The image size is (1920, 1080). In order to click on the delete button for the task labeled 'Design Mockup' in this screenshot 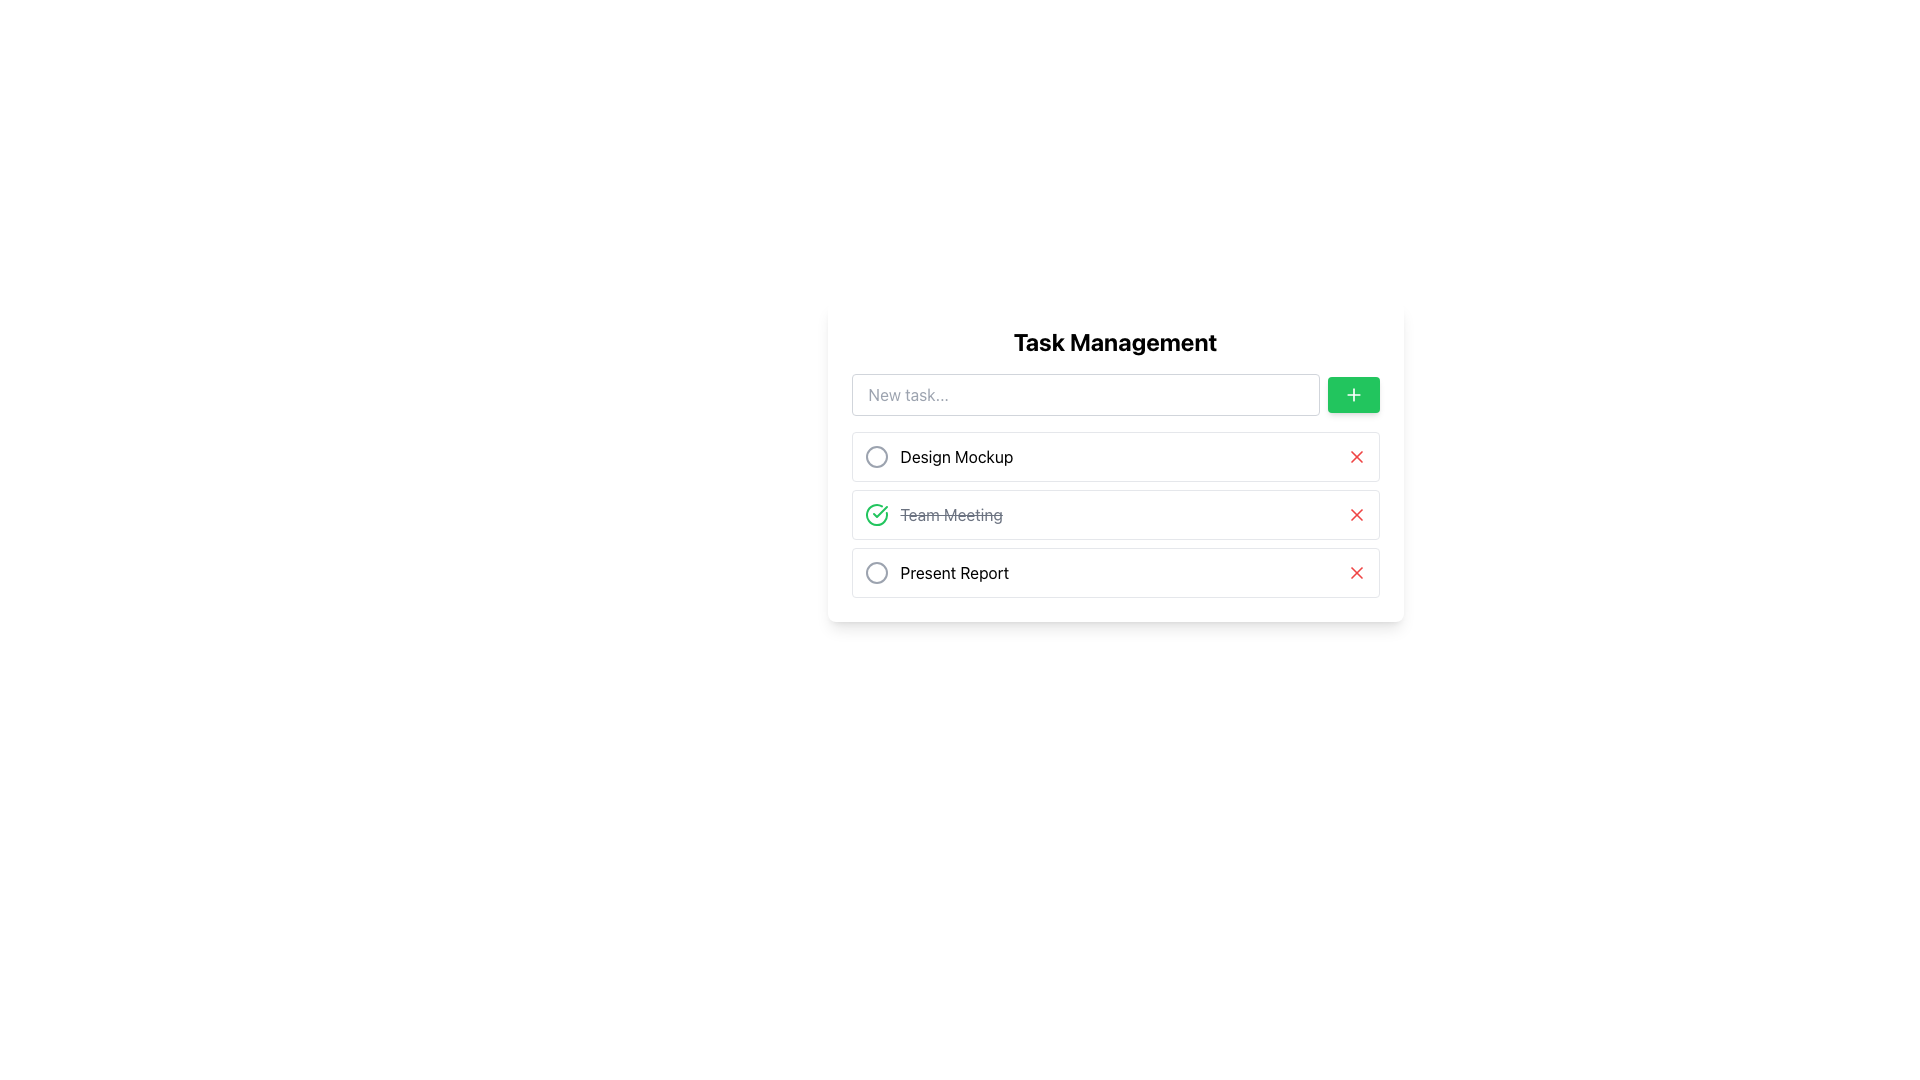, I will do `click(1356, 456)`.